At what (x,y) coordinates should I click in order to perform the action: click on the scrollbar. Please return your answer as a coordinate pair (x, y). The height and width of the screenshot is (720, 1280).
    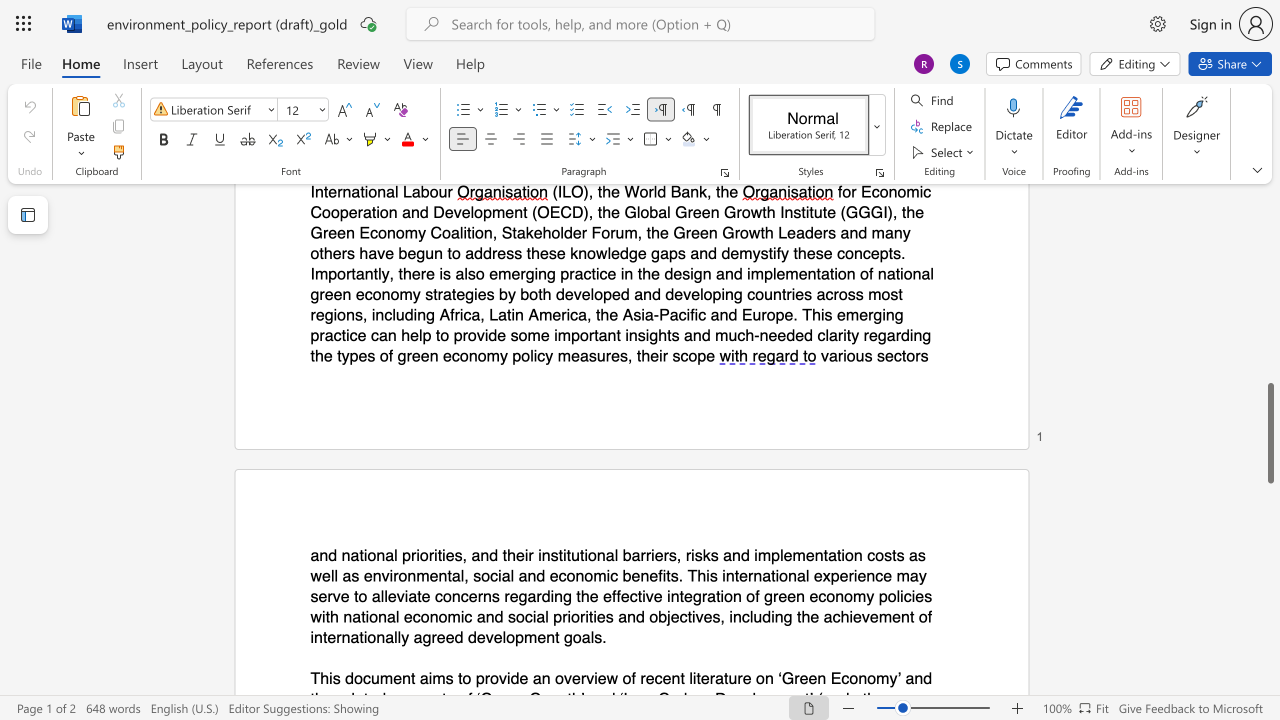
    Looking at the image, I should click on (1269, 228).